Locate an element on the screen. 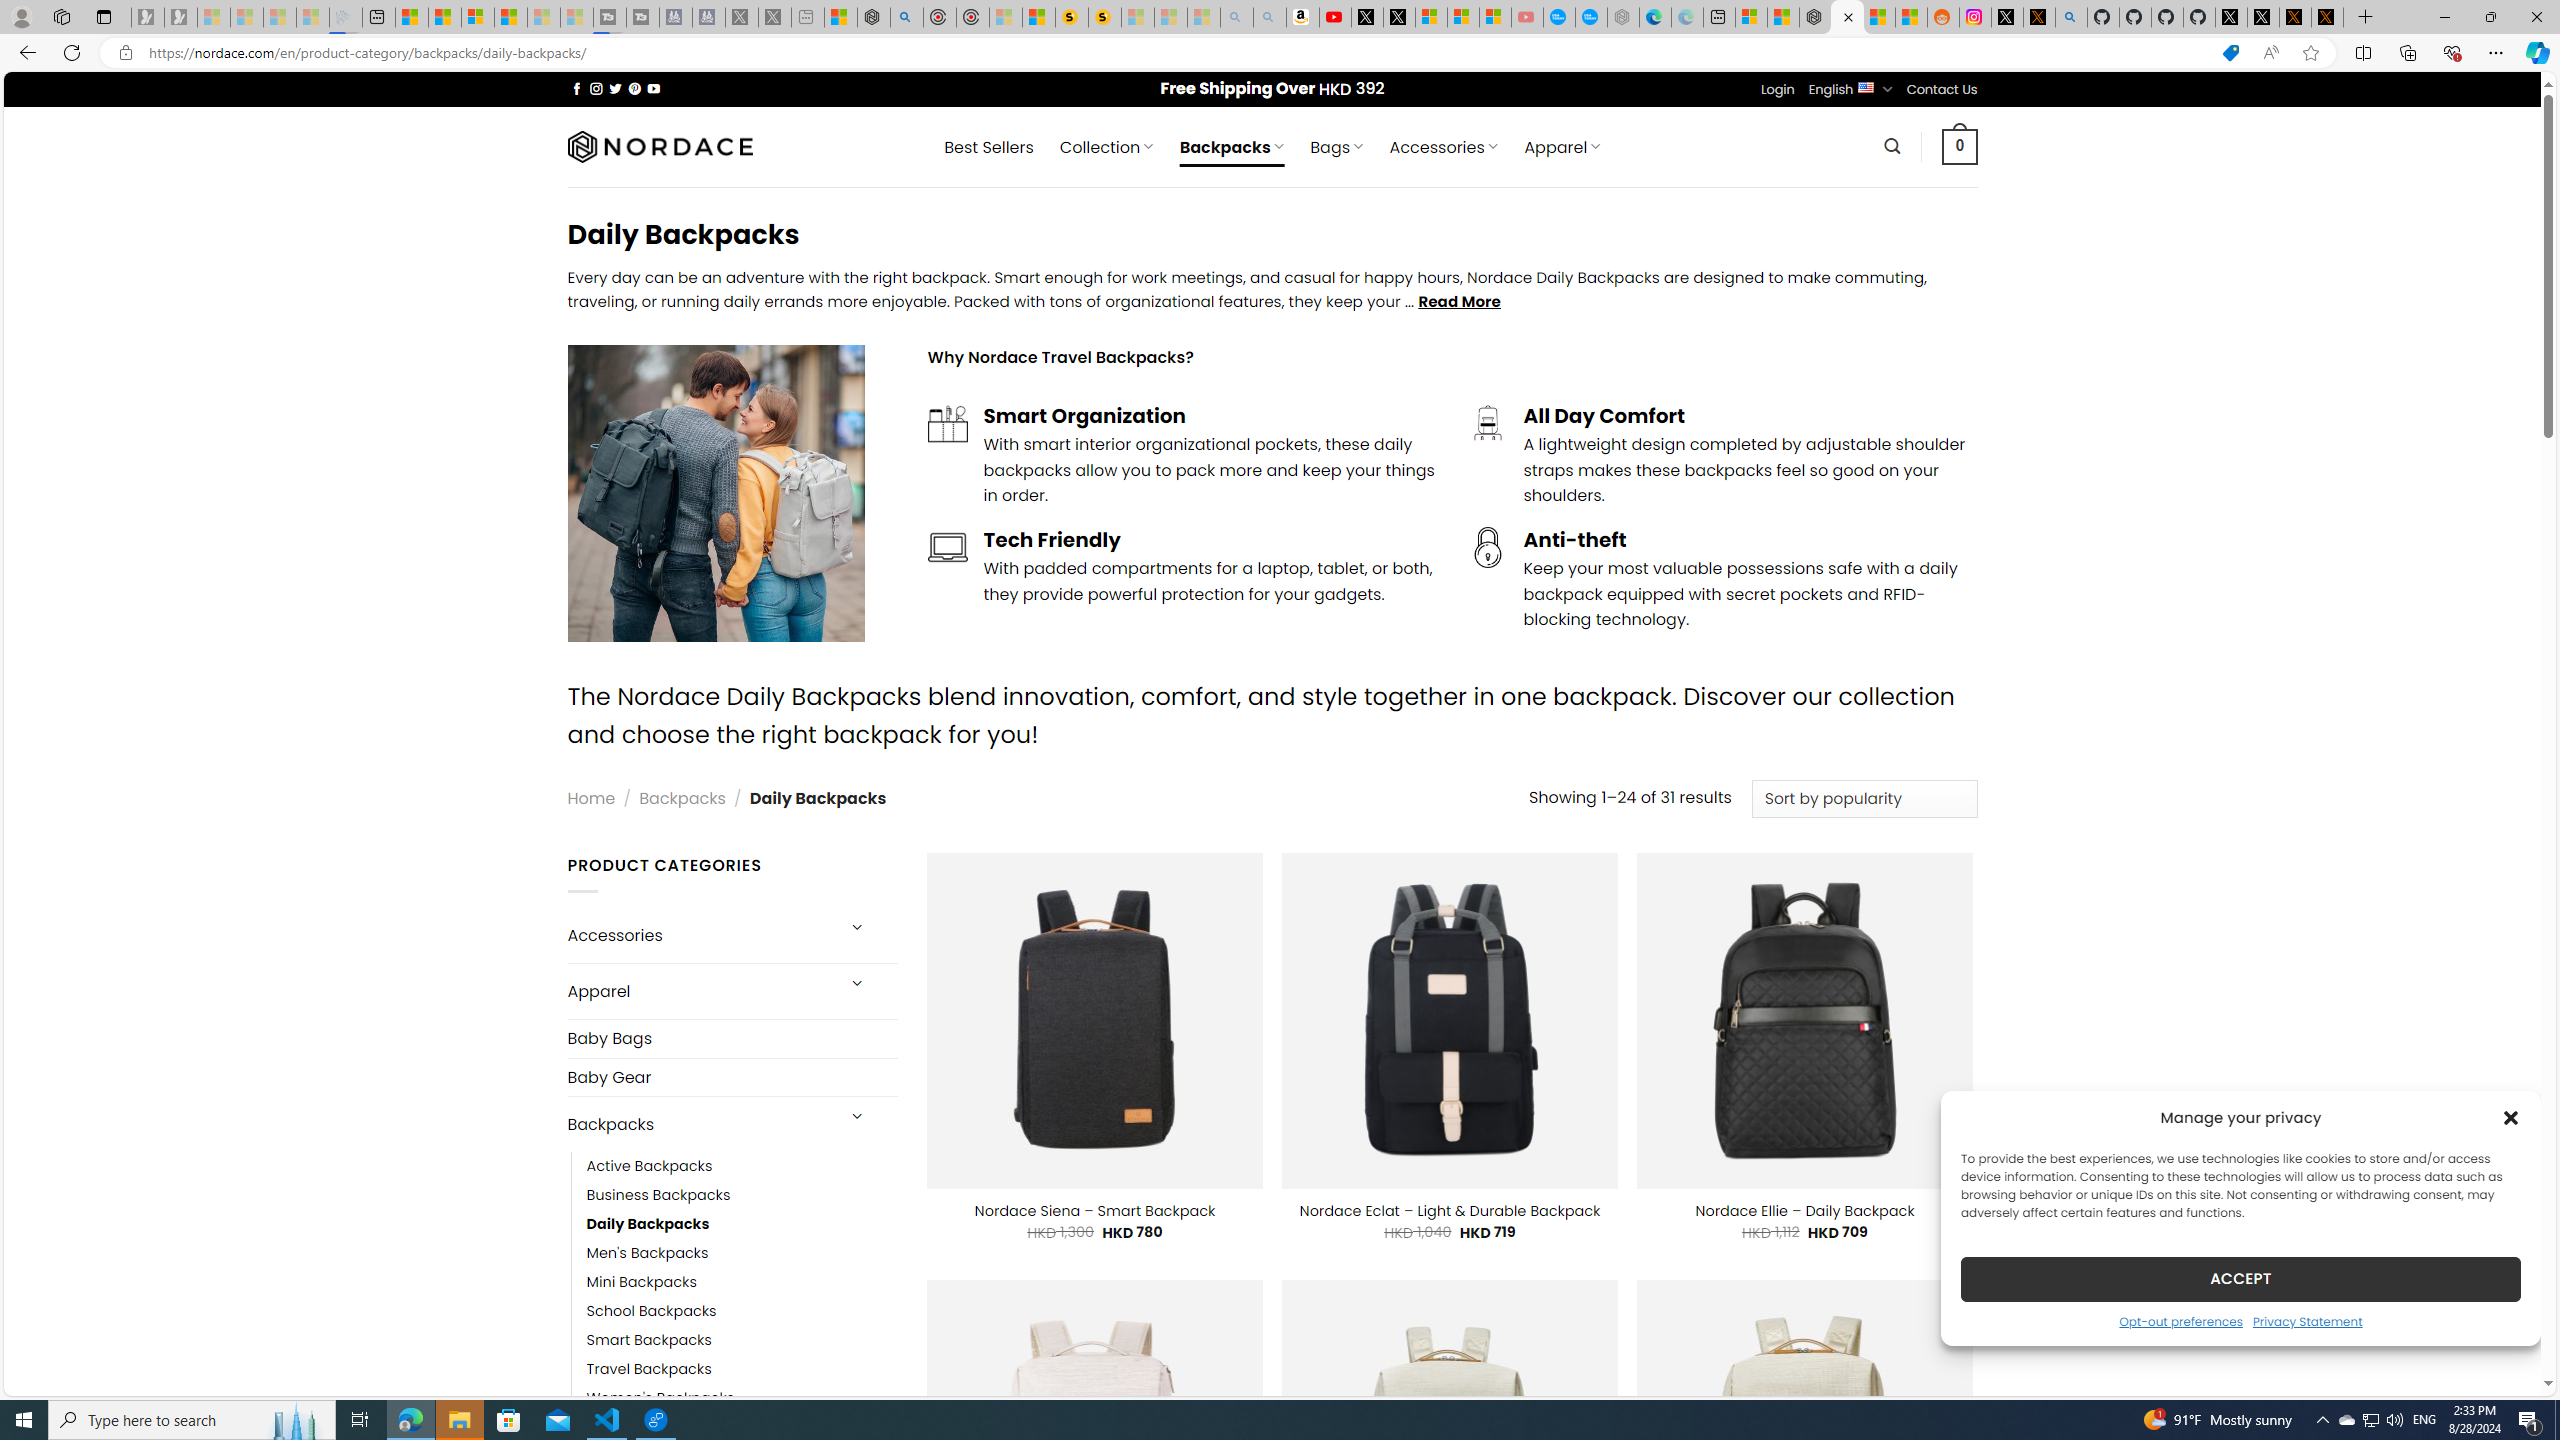 This screenshot has height=1440, width=2560. 'Shop order' is located at coordinates (1863, 798).